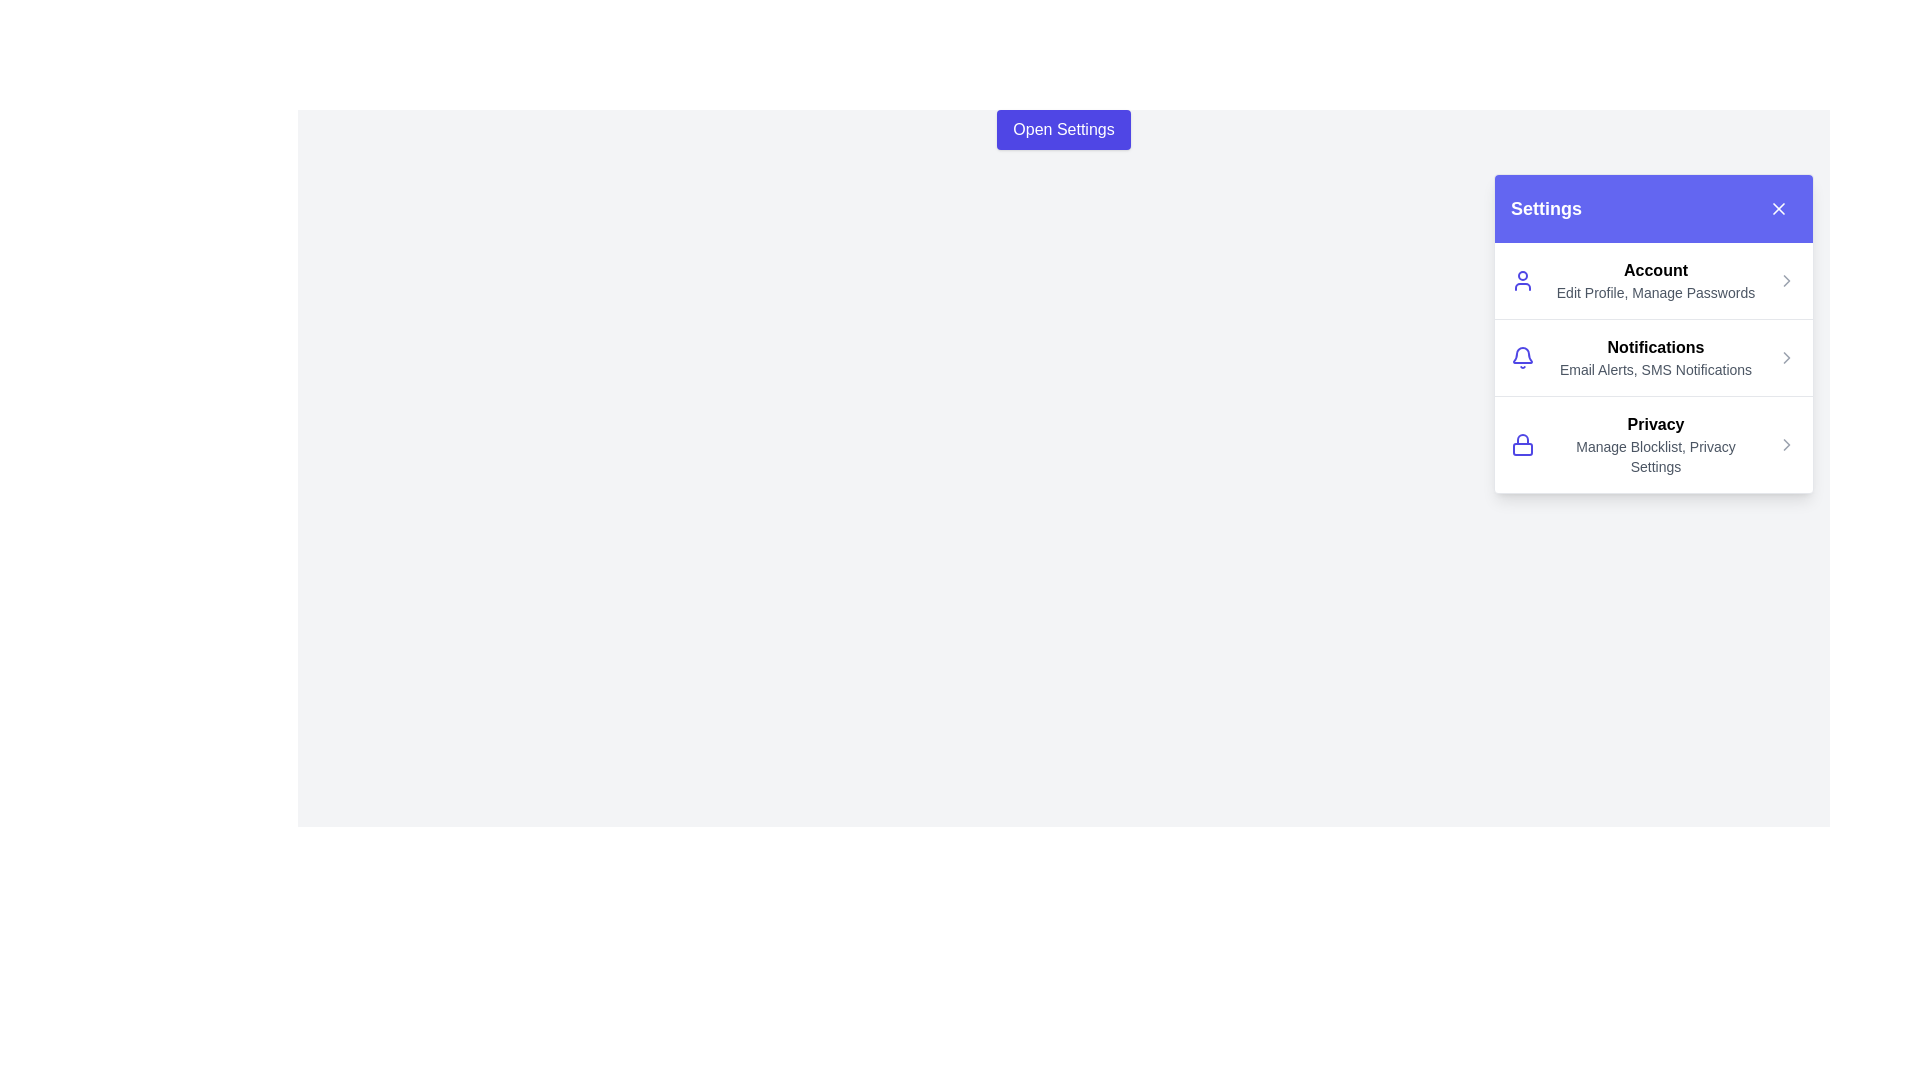 The width and height of the screenshot is (1920, 1080). I want to click on the text label displaying 'Manage Blocklist, Privacy Settings', which is styled in a smaller font size and lighter gray color, located underneath the bolded title 'Privacy', so click(1656, 456).